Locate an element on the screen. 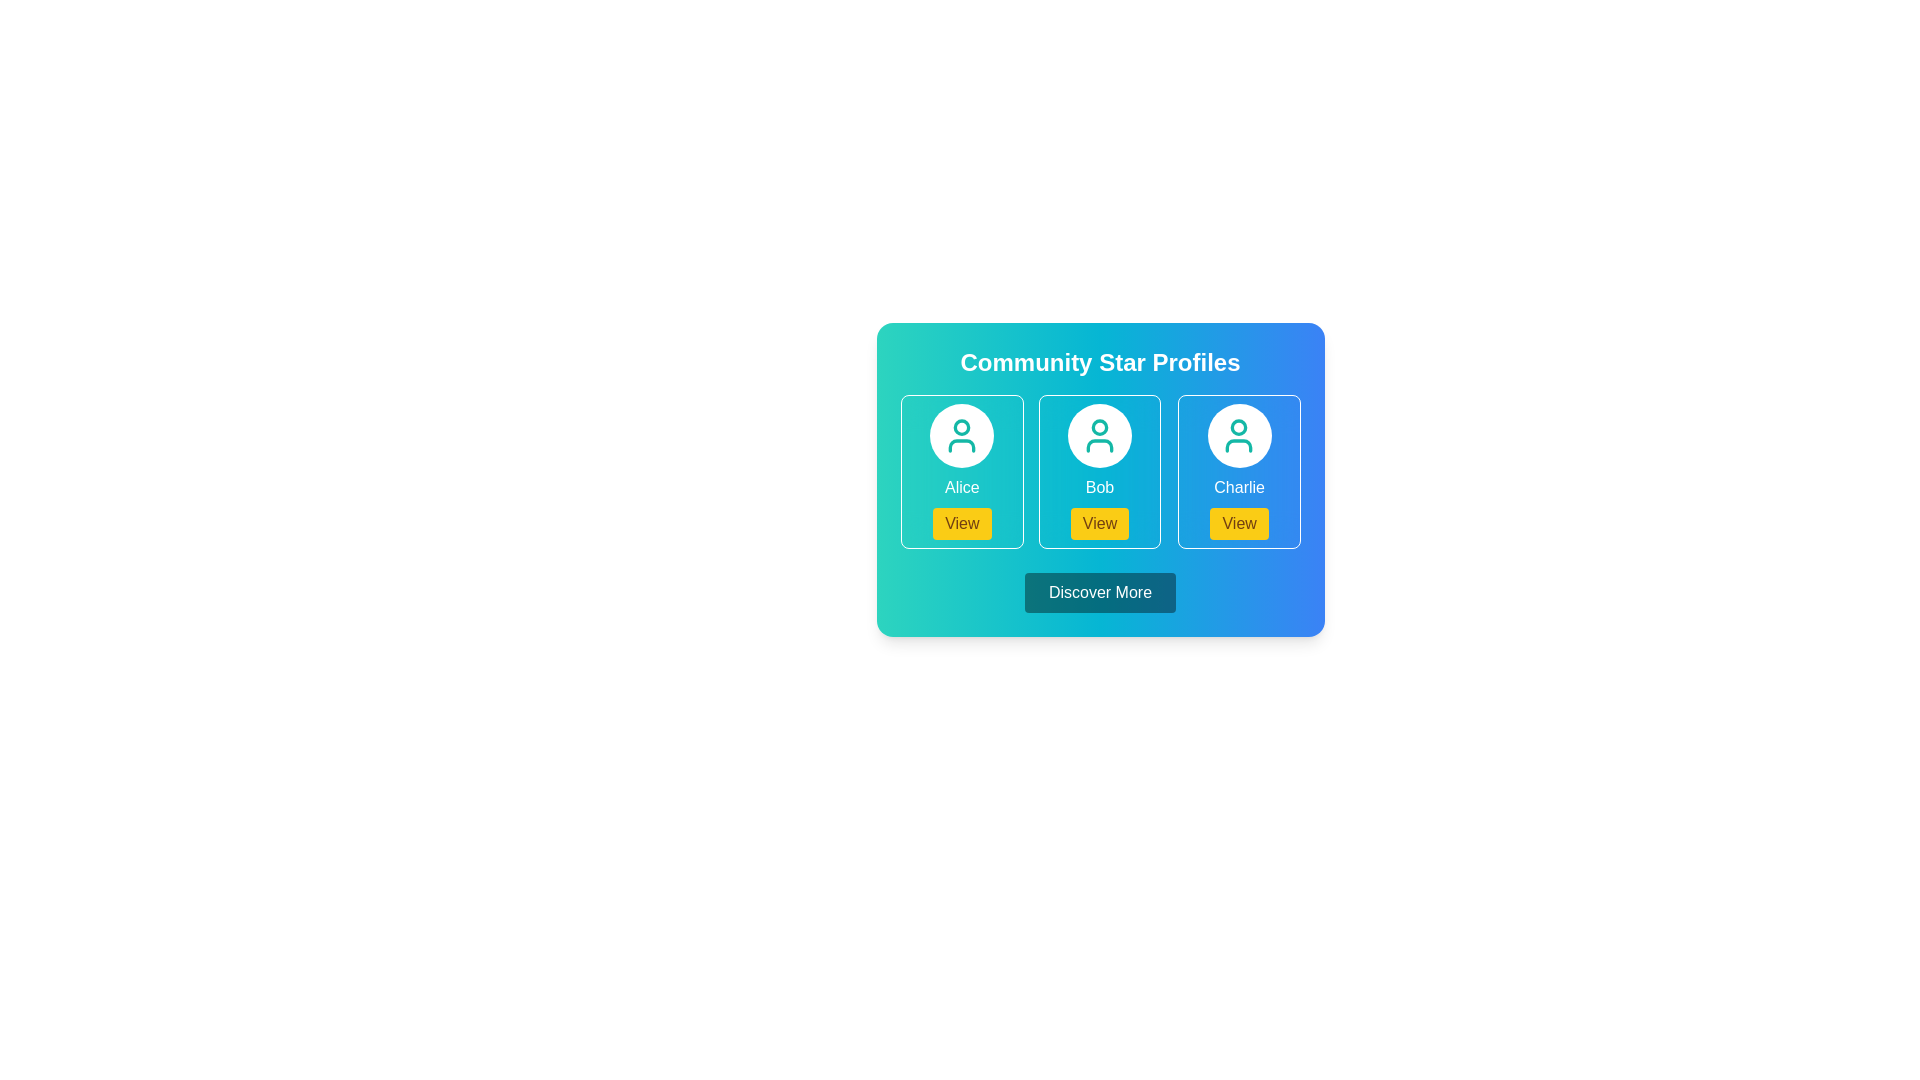  the Static Text element displaying 'Bob' which is centrally aligned beneath the user avatar and above the 'View' button is located at coordinates (1099, 488).